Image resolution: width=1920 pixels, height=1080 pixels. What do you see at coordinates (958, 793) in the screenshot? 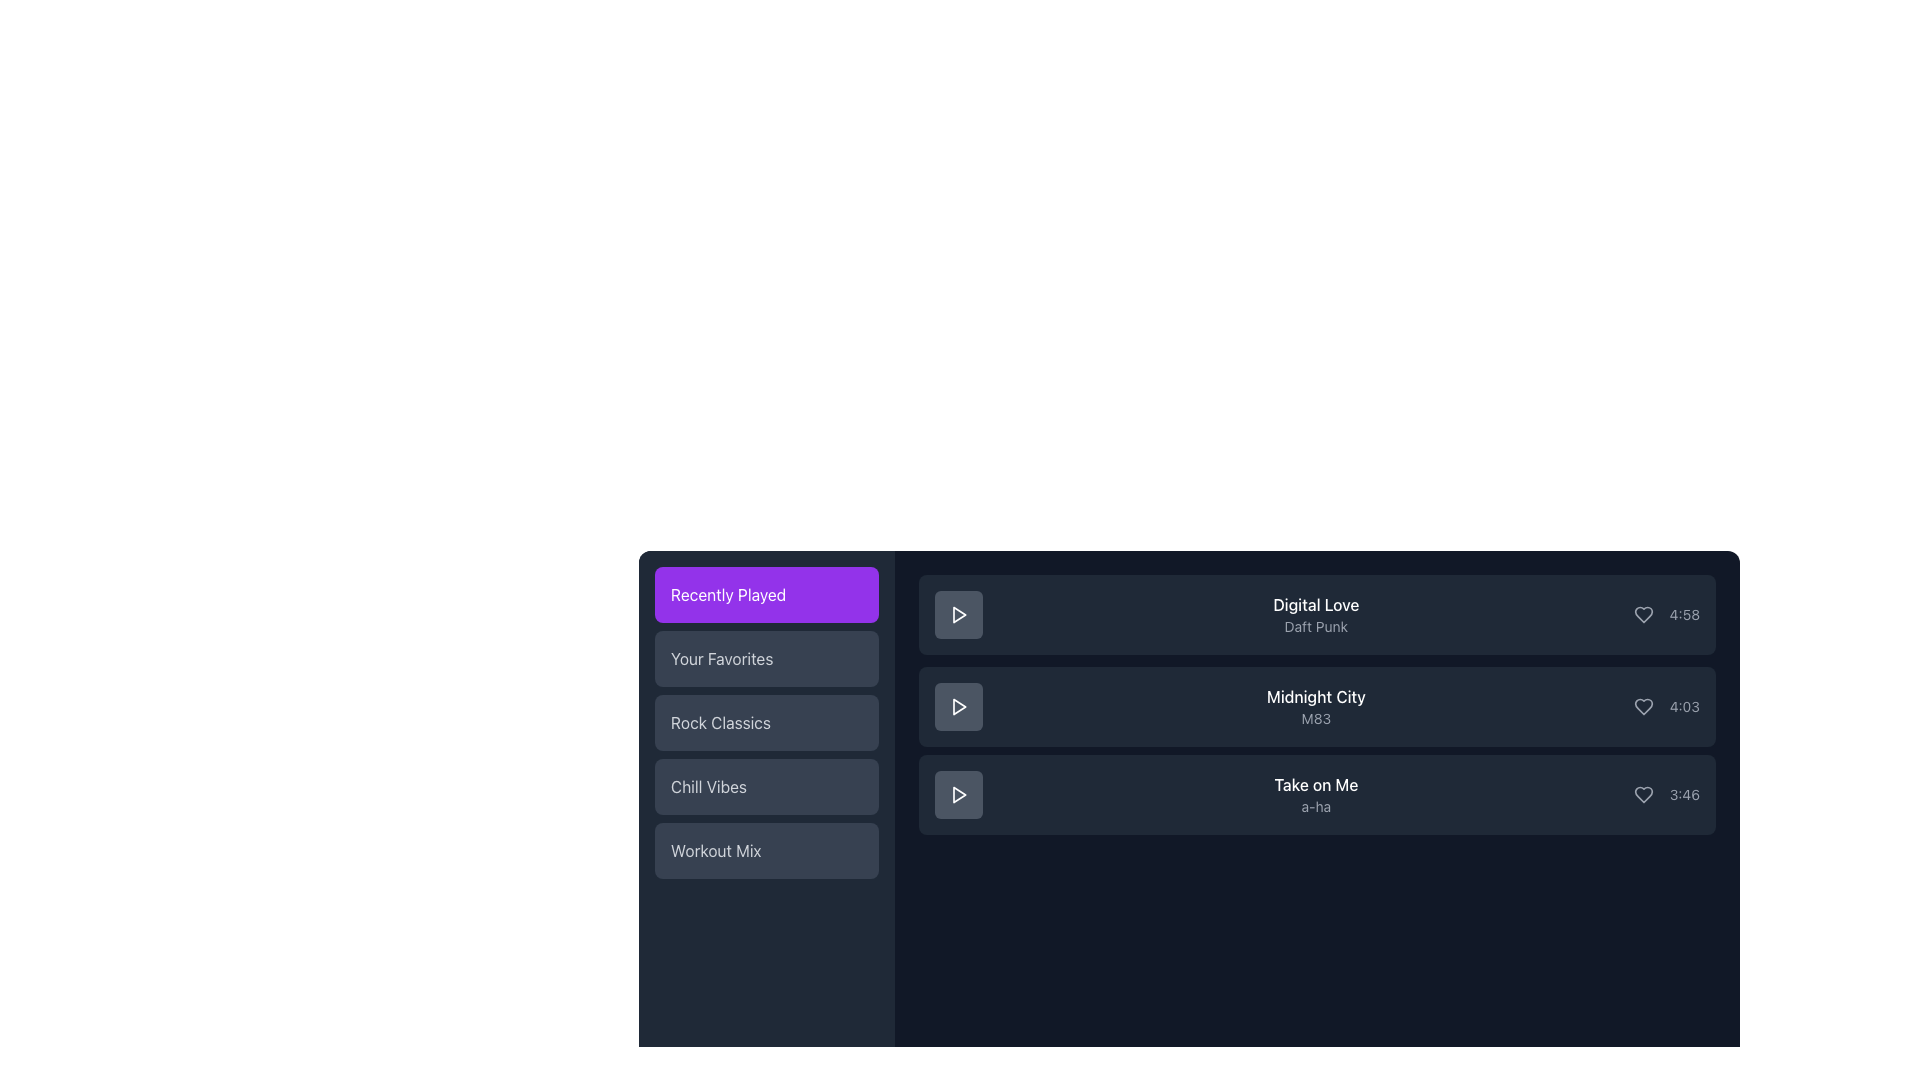
I see `the bottom-most Play icon in the list` at bounding box center [958, 793].